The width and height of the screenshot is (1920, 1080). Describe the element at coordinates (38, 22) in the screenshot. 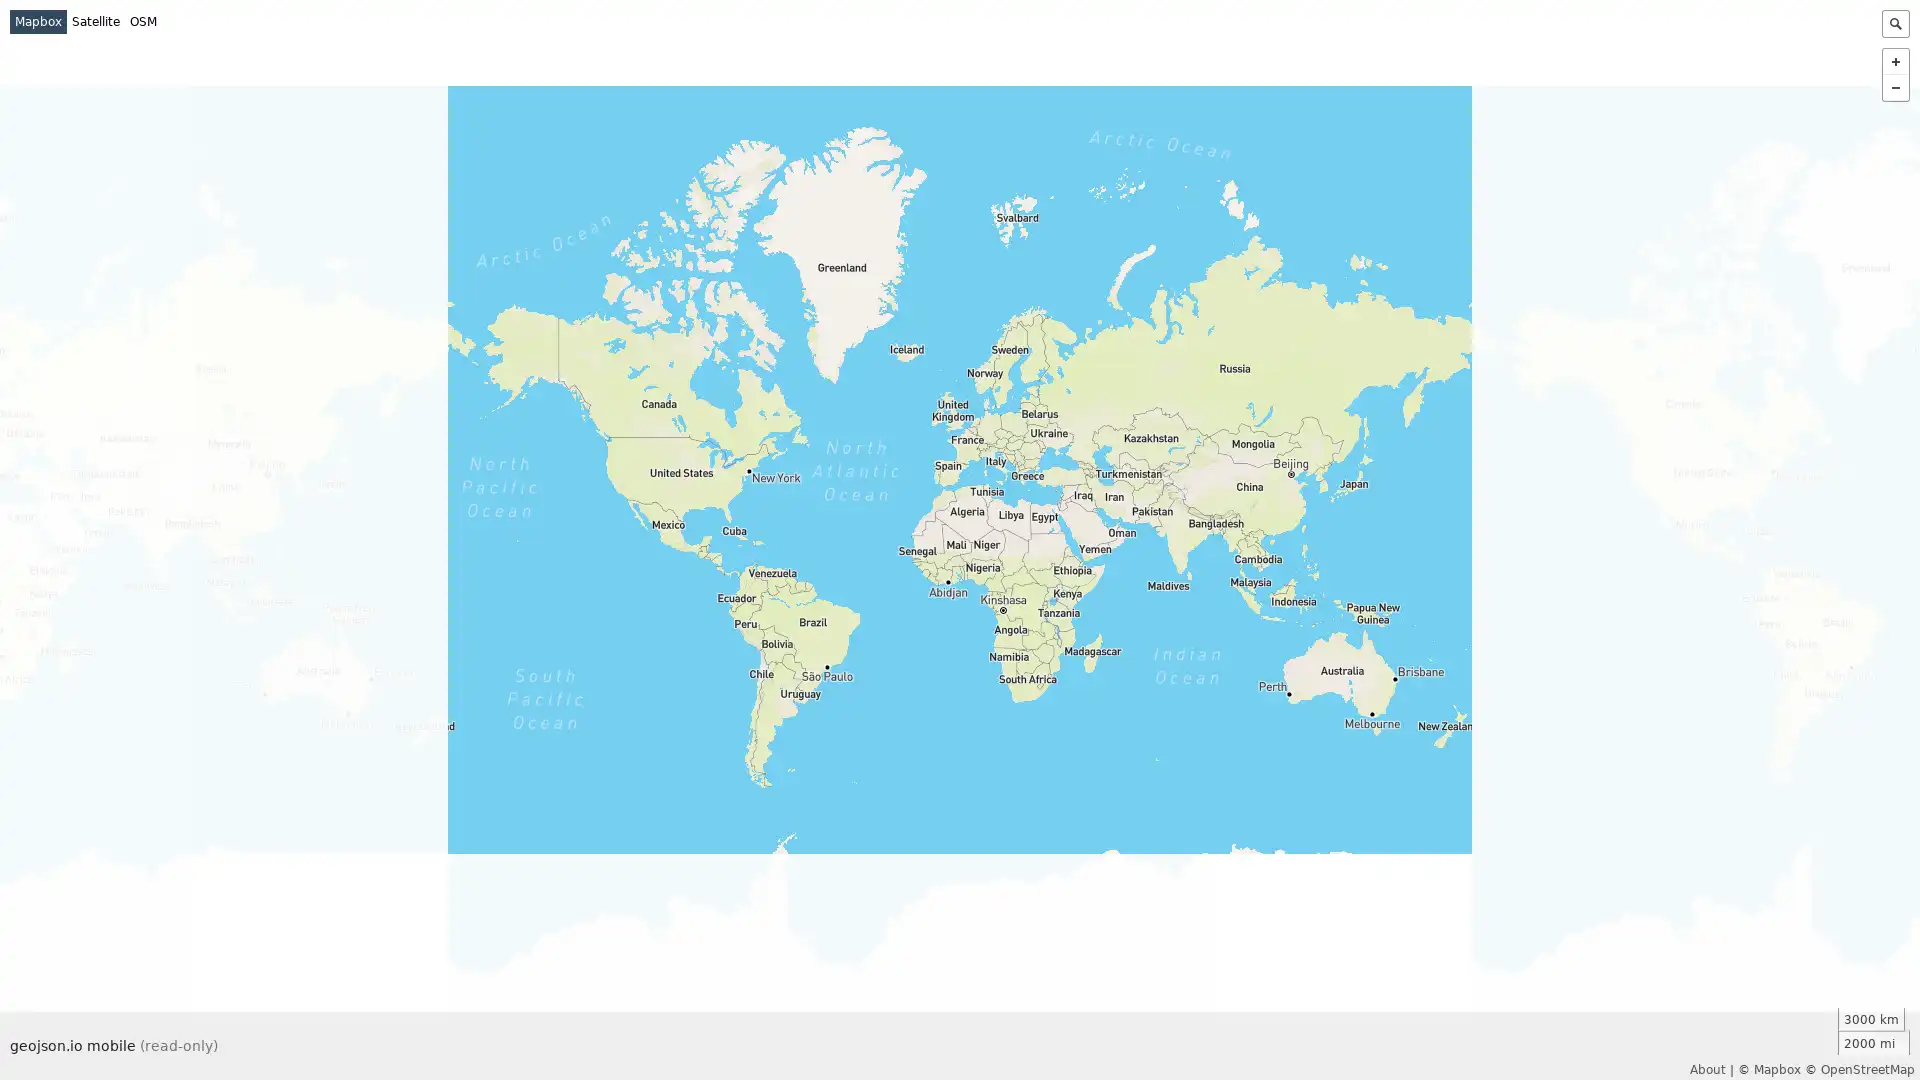

I see `Mapbox` at that location.